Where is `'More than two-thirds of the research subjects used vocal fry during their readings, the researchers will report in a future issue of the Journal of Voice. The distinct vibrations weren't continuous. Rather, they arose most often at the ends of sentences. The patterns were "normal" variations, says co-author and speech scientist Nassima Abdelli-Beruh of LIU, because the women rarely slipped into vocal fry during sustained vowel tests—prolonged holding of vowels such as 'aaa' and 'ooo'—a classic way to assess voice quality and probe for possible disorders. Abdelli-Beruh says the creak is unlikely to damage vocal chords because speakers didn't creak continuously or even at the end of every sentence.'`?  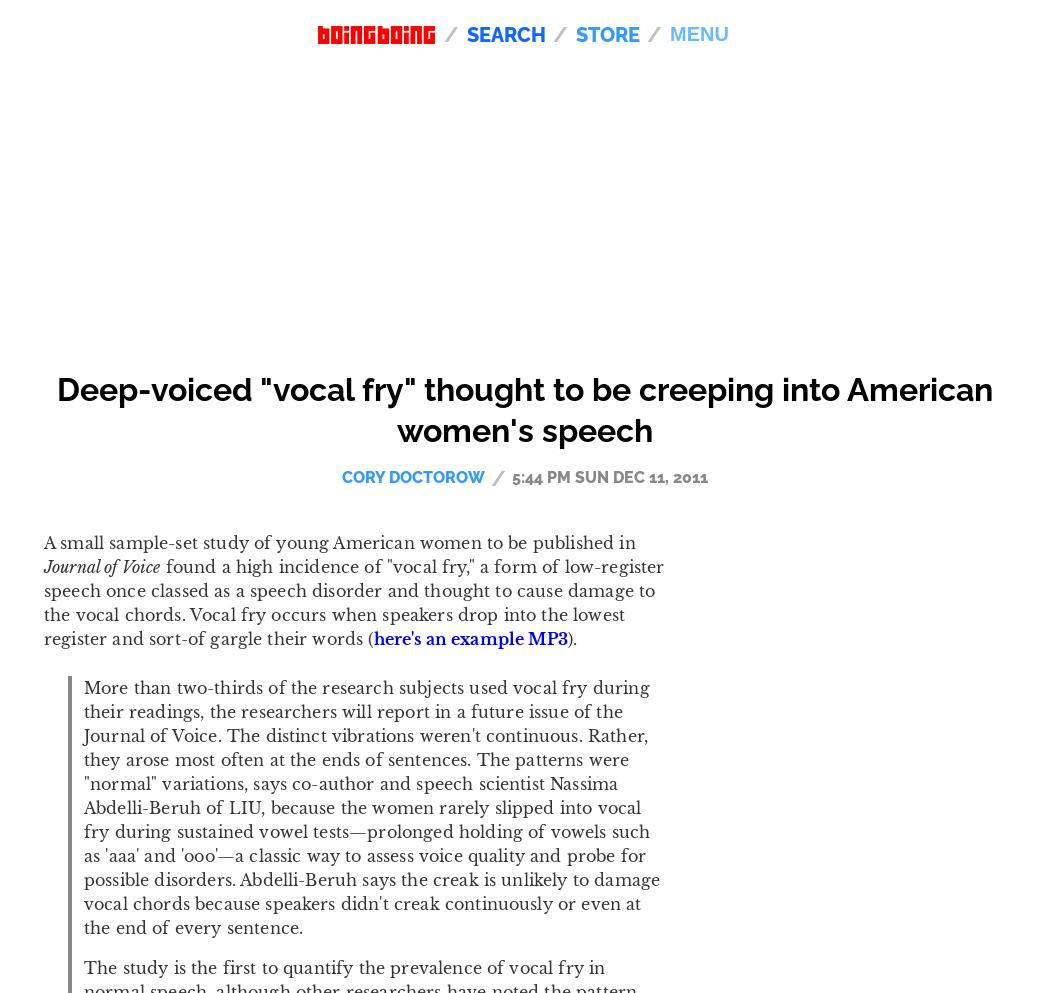
'More than two-thirds of the research subjects used vocal fry during their readings, the researchers will report in a future issue of the Journal of Voice. The distinct vibrations weren't continuous. Rather, they arose most often at the ends of sentences. The patterns were "normal" variations, says co-author and speech scientist Nassima Abdelli-Beruh of LIU, because the women rarely slipped into vocal fry during sustained vowel tests—prolonged holding of vowels such as 'aaa' and 'ooo'—a classic way to assess voice quality and probe for possible disorders. Abdelli-Beruh says the creak is unlikely to damage vocal chords because speakers didn't creak continuously or even at the end of every sentence.' is located at coordinates (84, 807).